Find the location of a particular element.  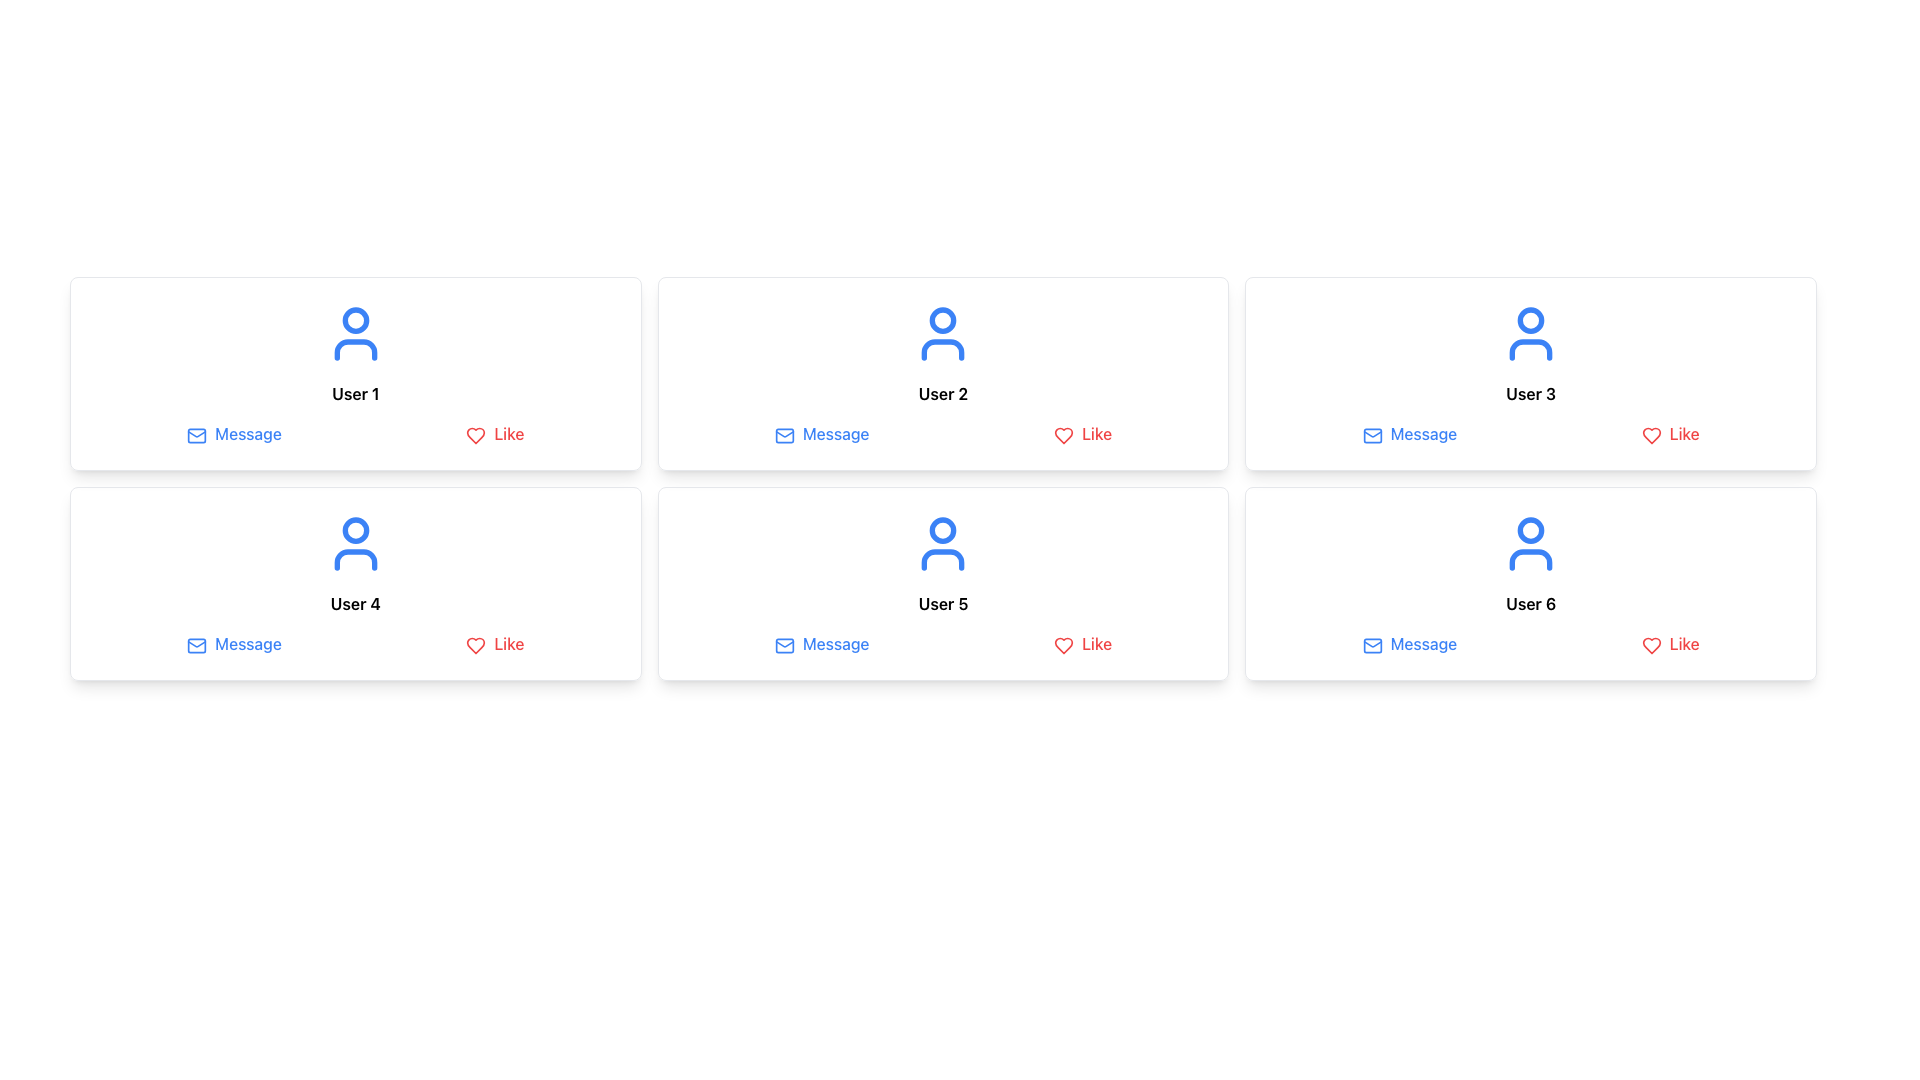

the decorative SVG circle element representing the user icon in the user profile card labeled 'User 6', positioned above the username is located at coordinates (1530, 529).